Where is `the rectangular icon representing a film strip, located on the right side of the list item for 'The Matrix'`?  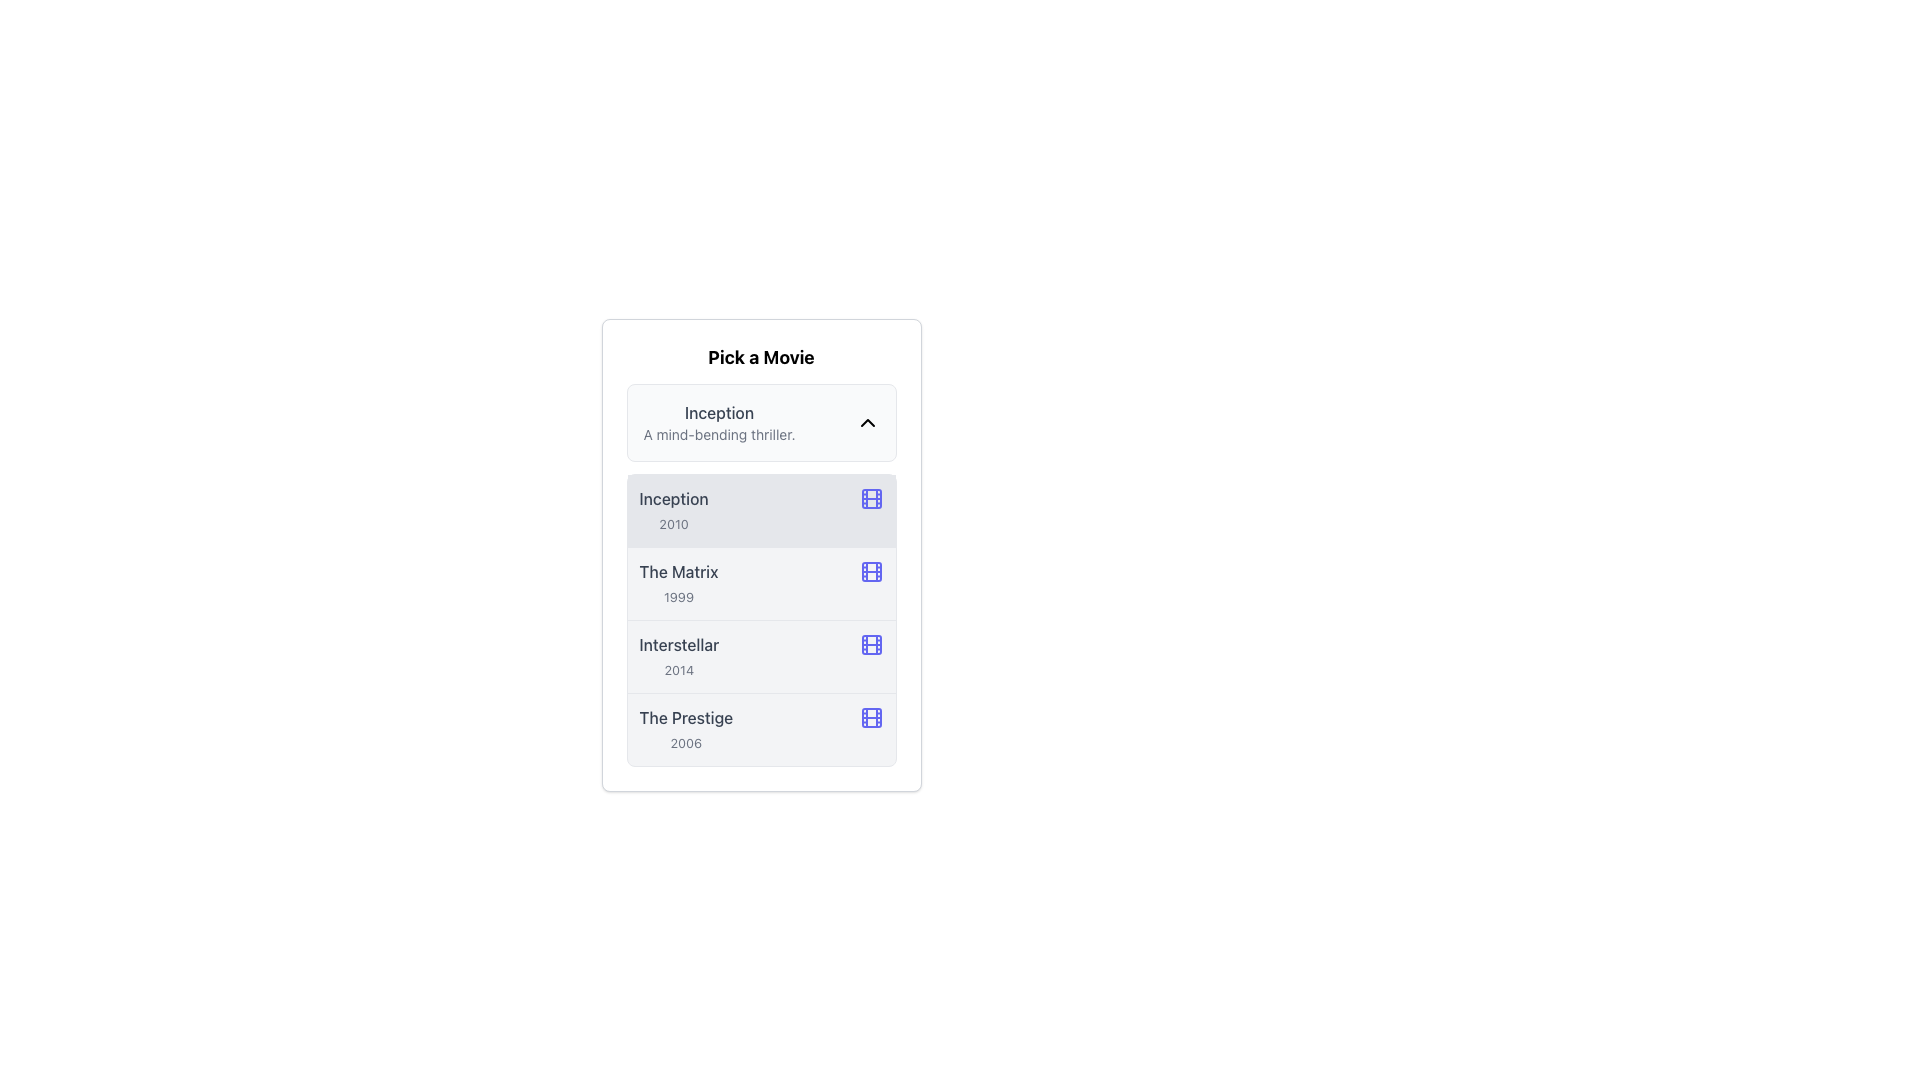 the rectangular icon representing a film strip, located on the right side of the list item for 'The Matrix' is located at coordinates (871, 571).